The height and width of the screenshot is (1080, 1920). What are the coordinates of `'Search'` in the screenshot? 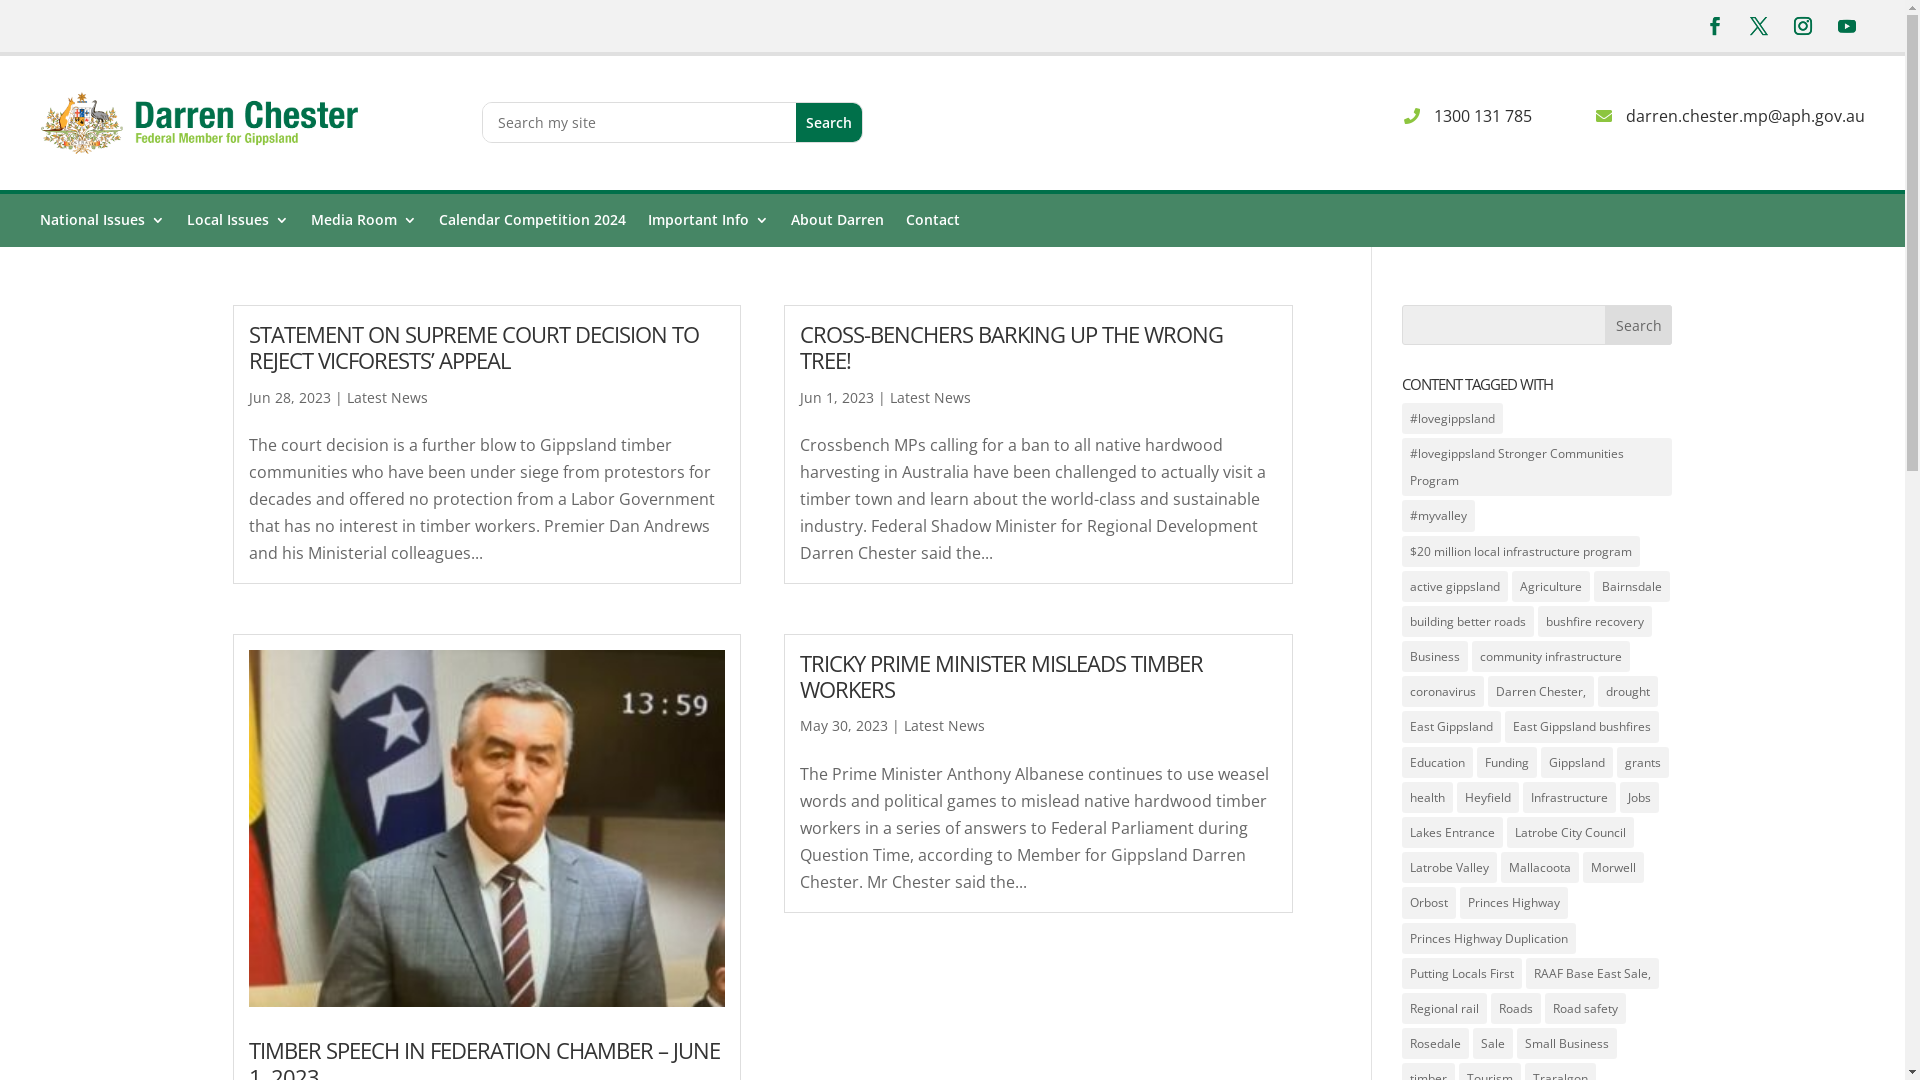 It's located at (1638, 323).